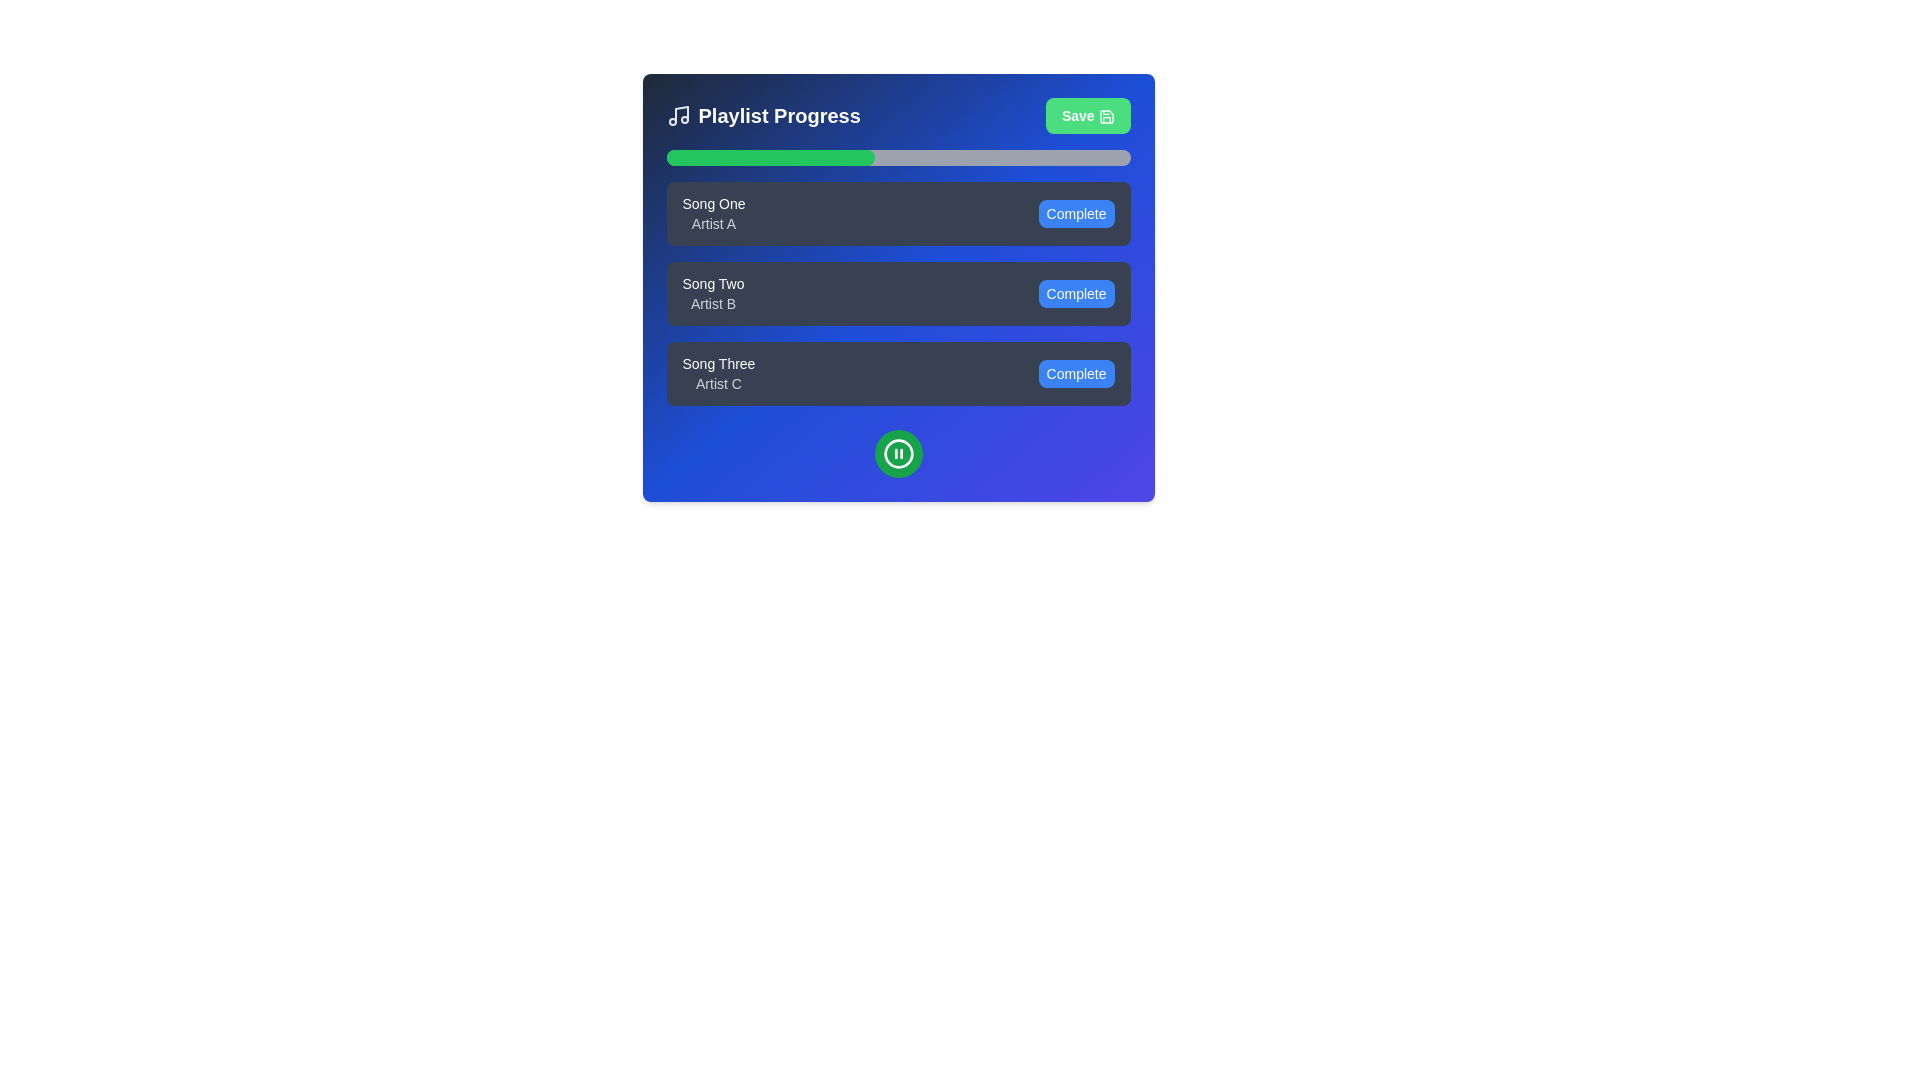 This screenshot has width=1920, height=1080. I want to click on the save icon embedded within the green 'Save' button located at the top-right corner of the blue panel, so click(1105, 117).